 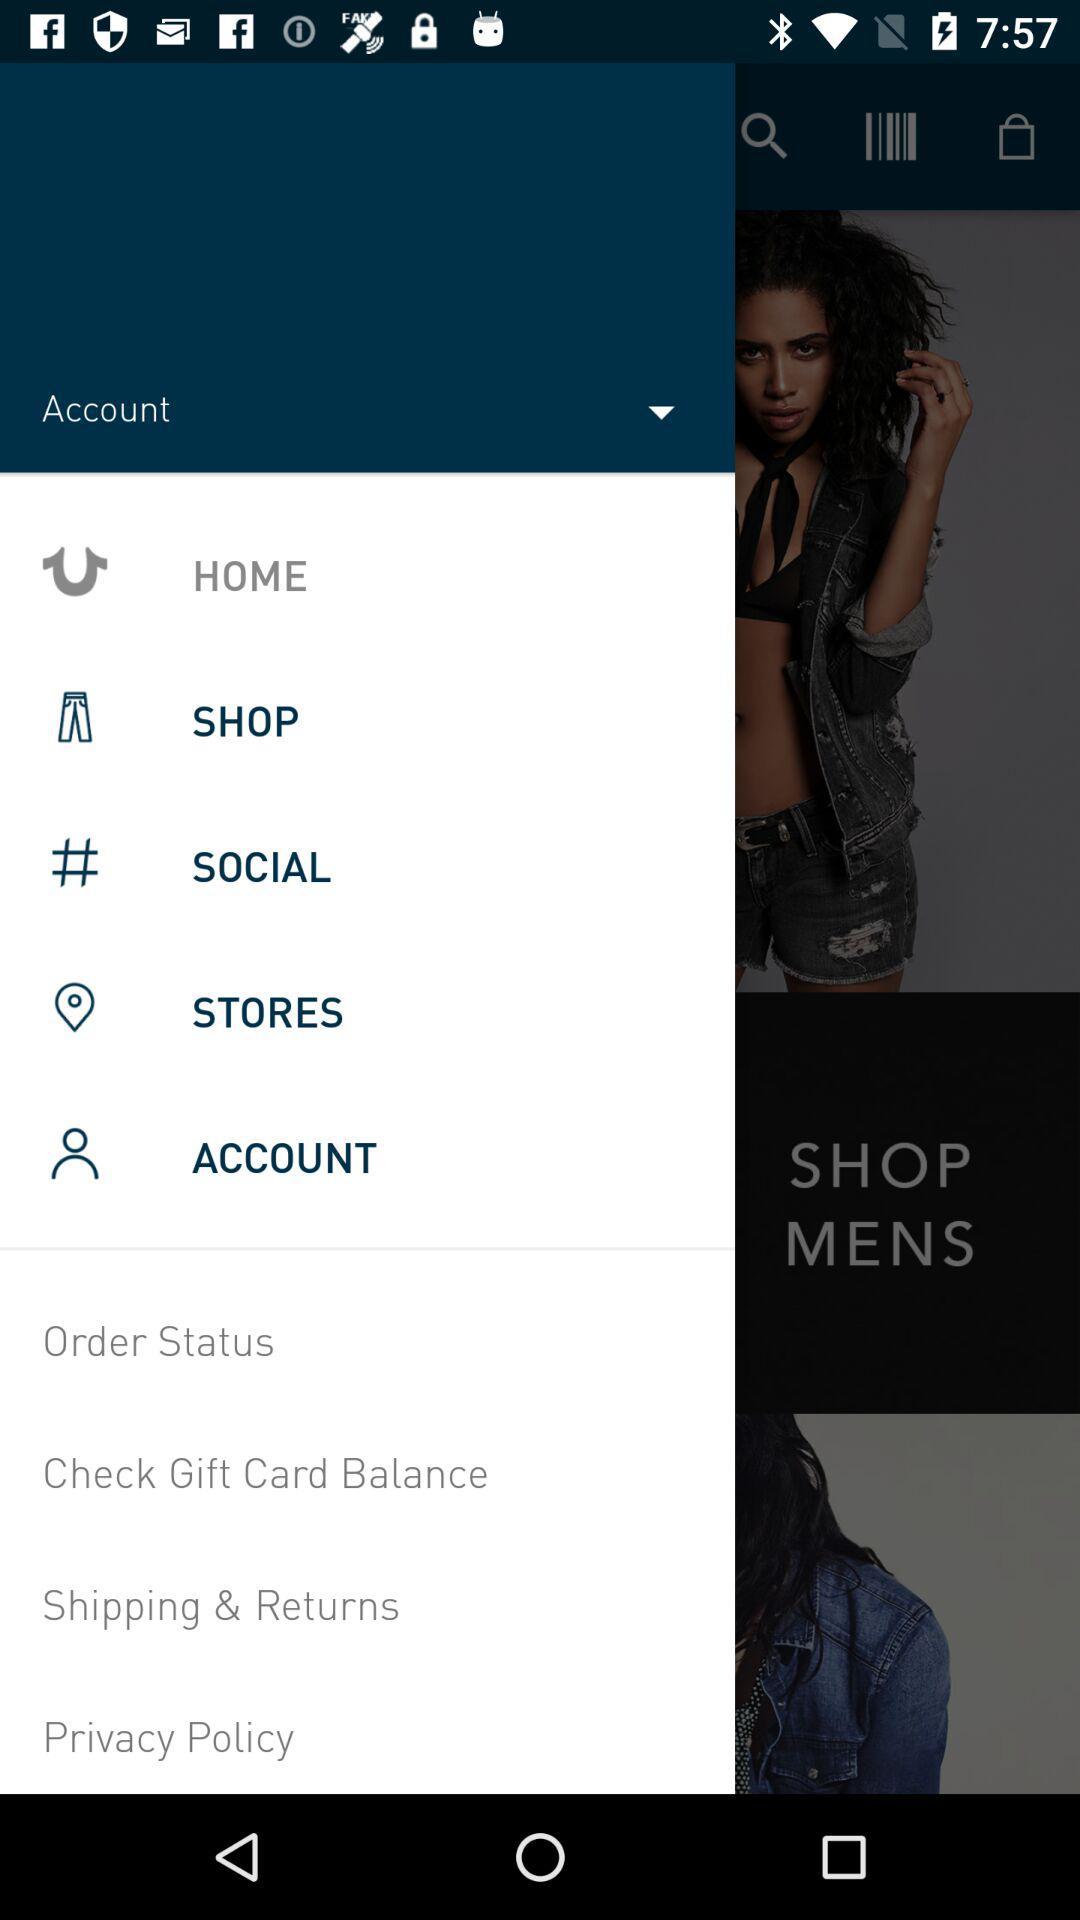 I want to click on cart icon on the top most right corner of the page, so click(x=1017, y=136).